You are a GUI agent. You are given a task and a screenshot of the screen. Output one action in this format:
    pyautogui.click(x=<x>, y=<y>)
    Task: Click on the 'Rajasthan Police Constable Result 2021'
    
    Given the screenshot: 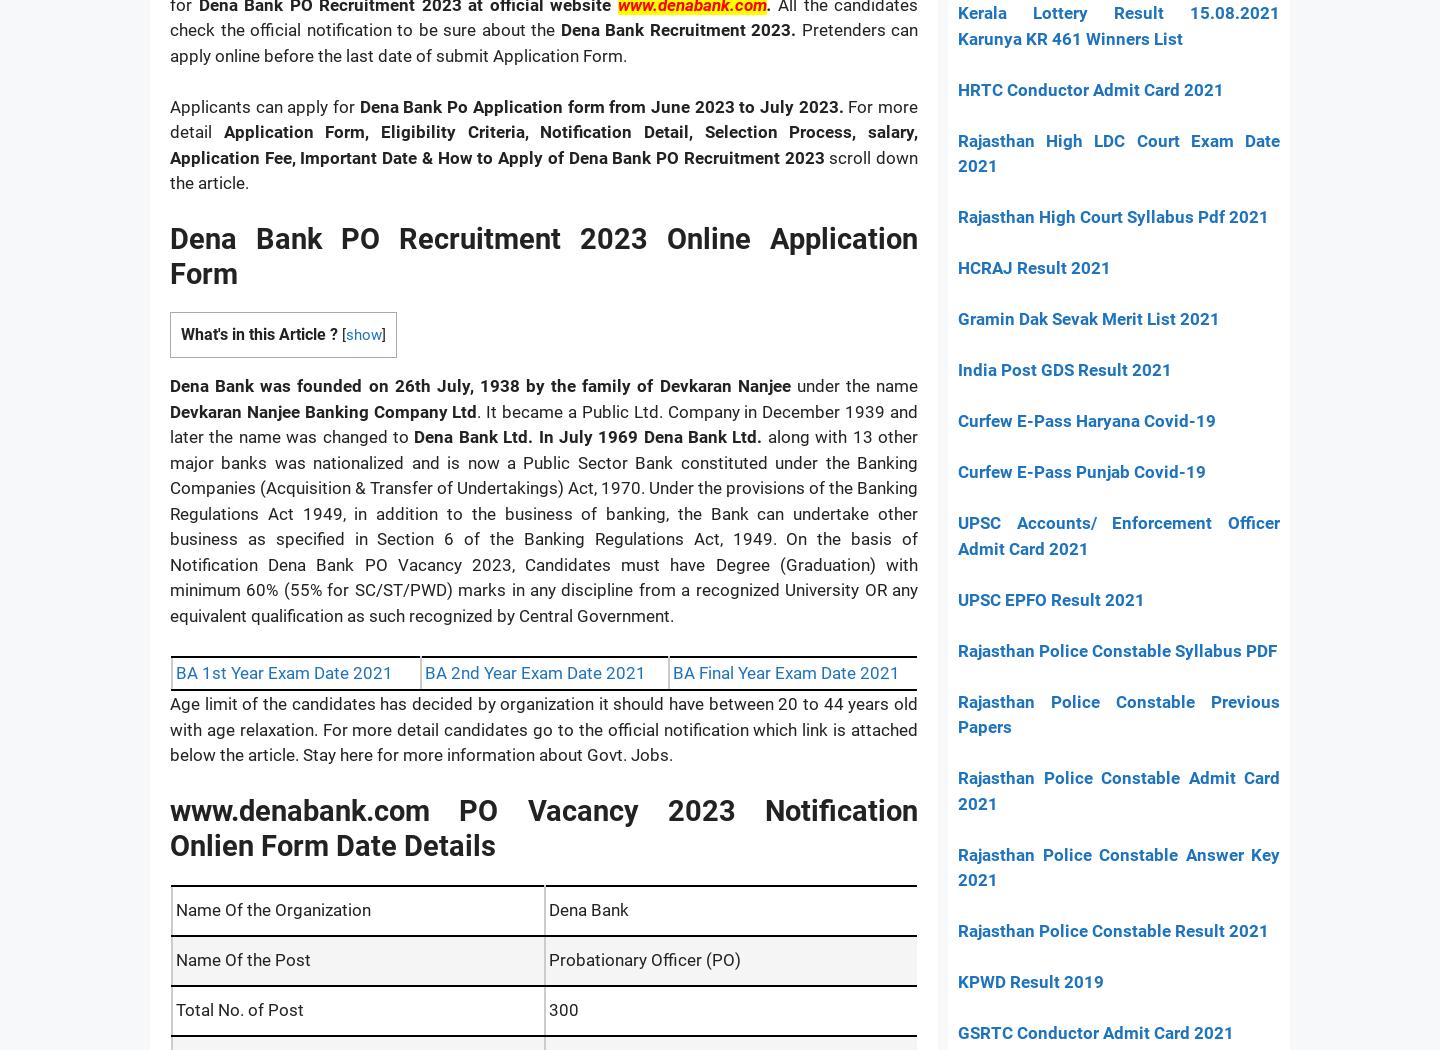 What is the action you would take?
    pyautogui.click(x=1112, y=931)
    